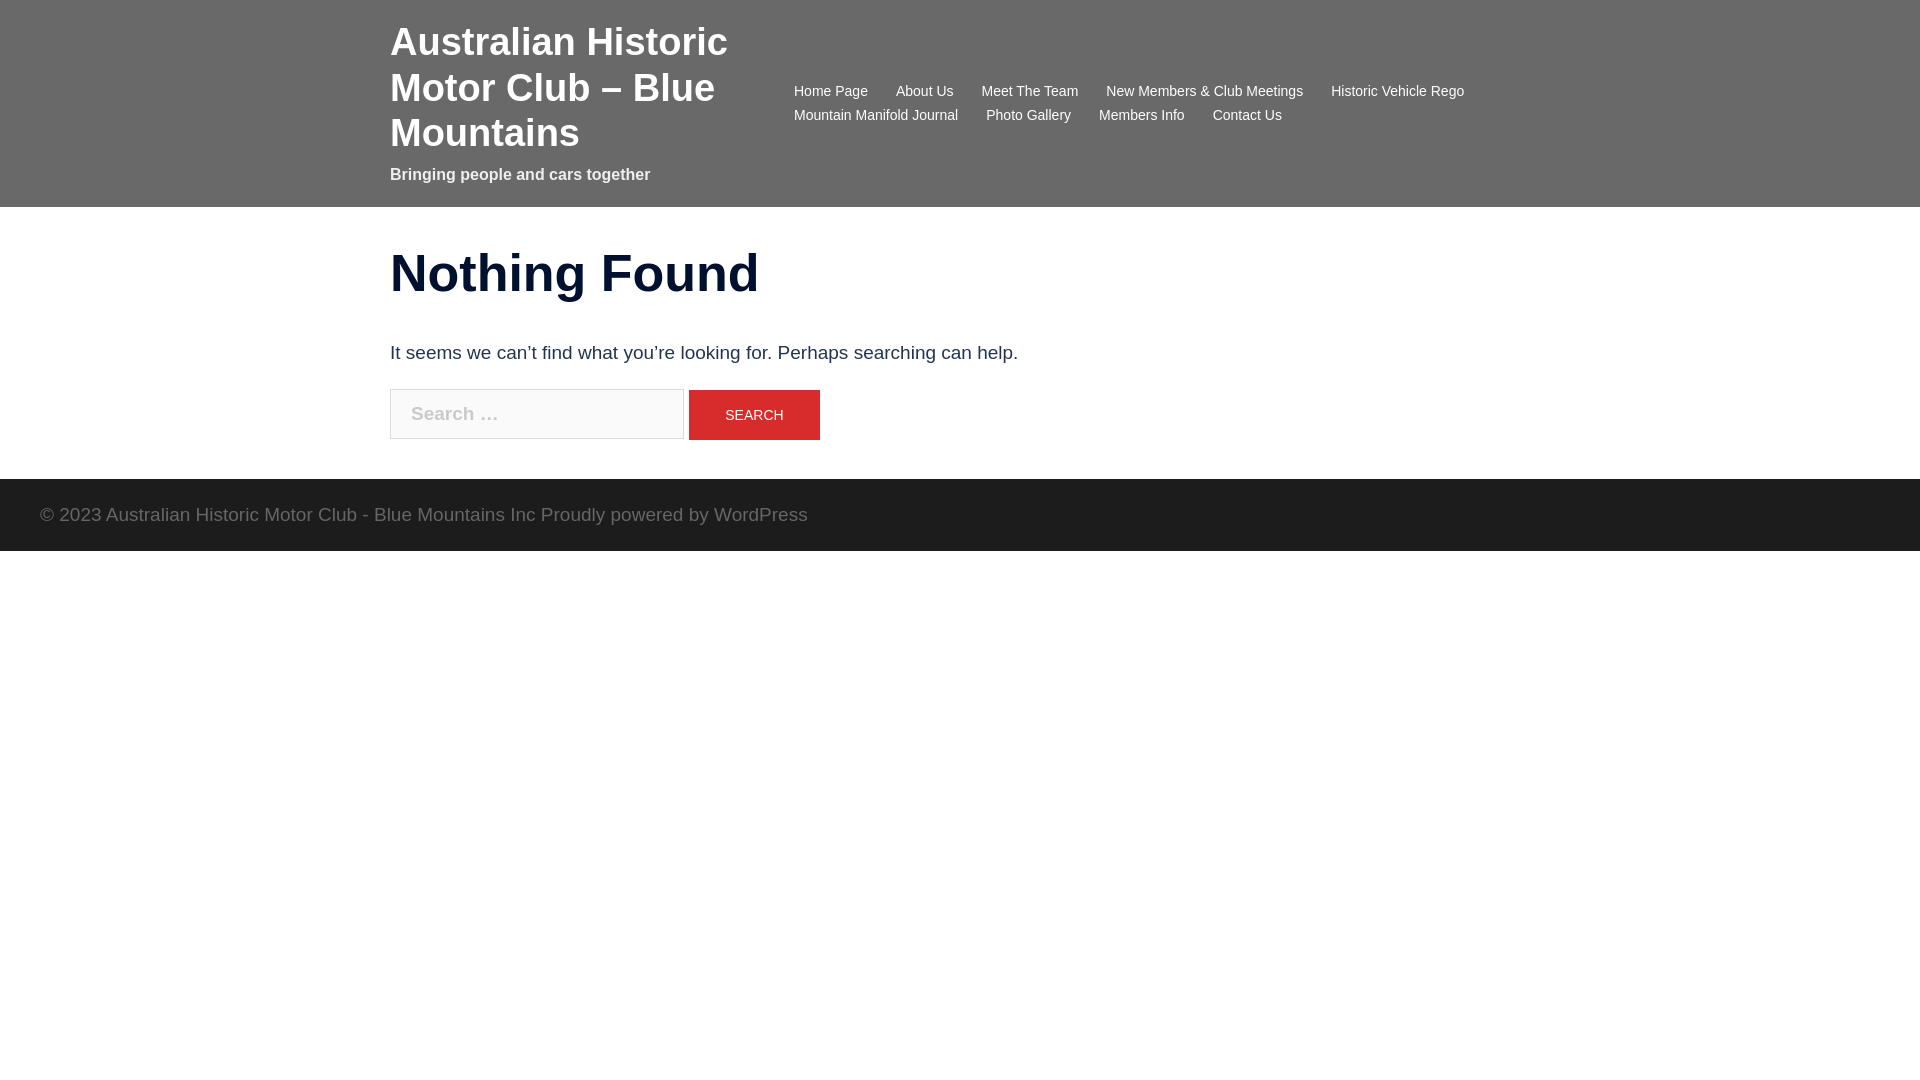  I want to click on 'Meet The Team', so click(1030, 92).